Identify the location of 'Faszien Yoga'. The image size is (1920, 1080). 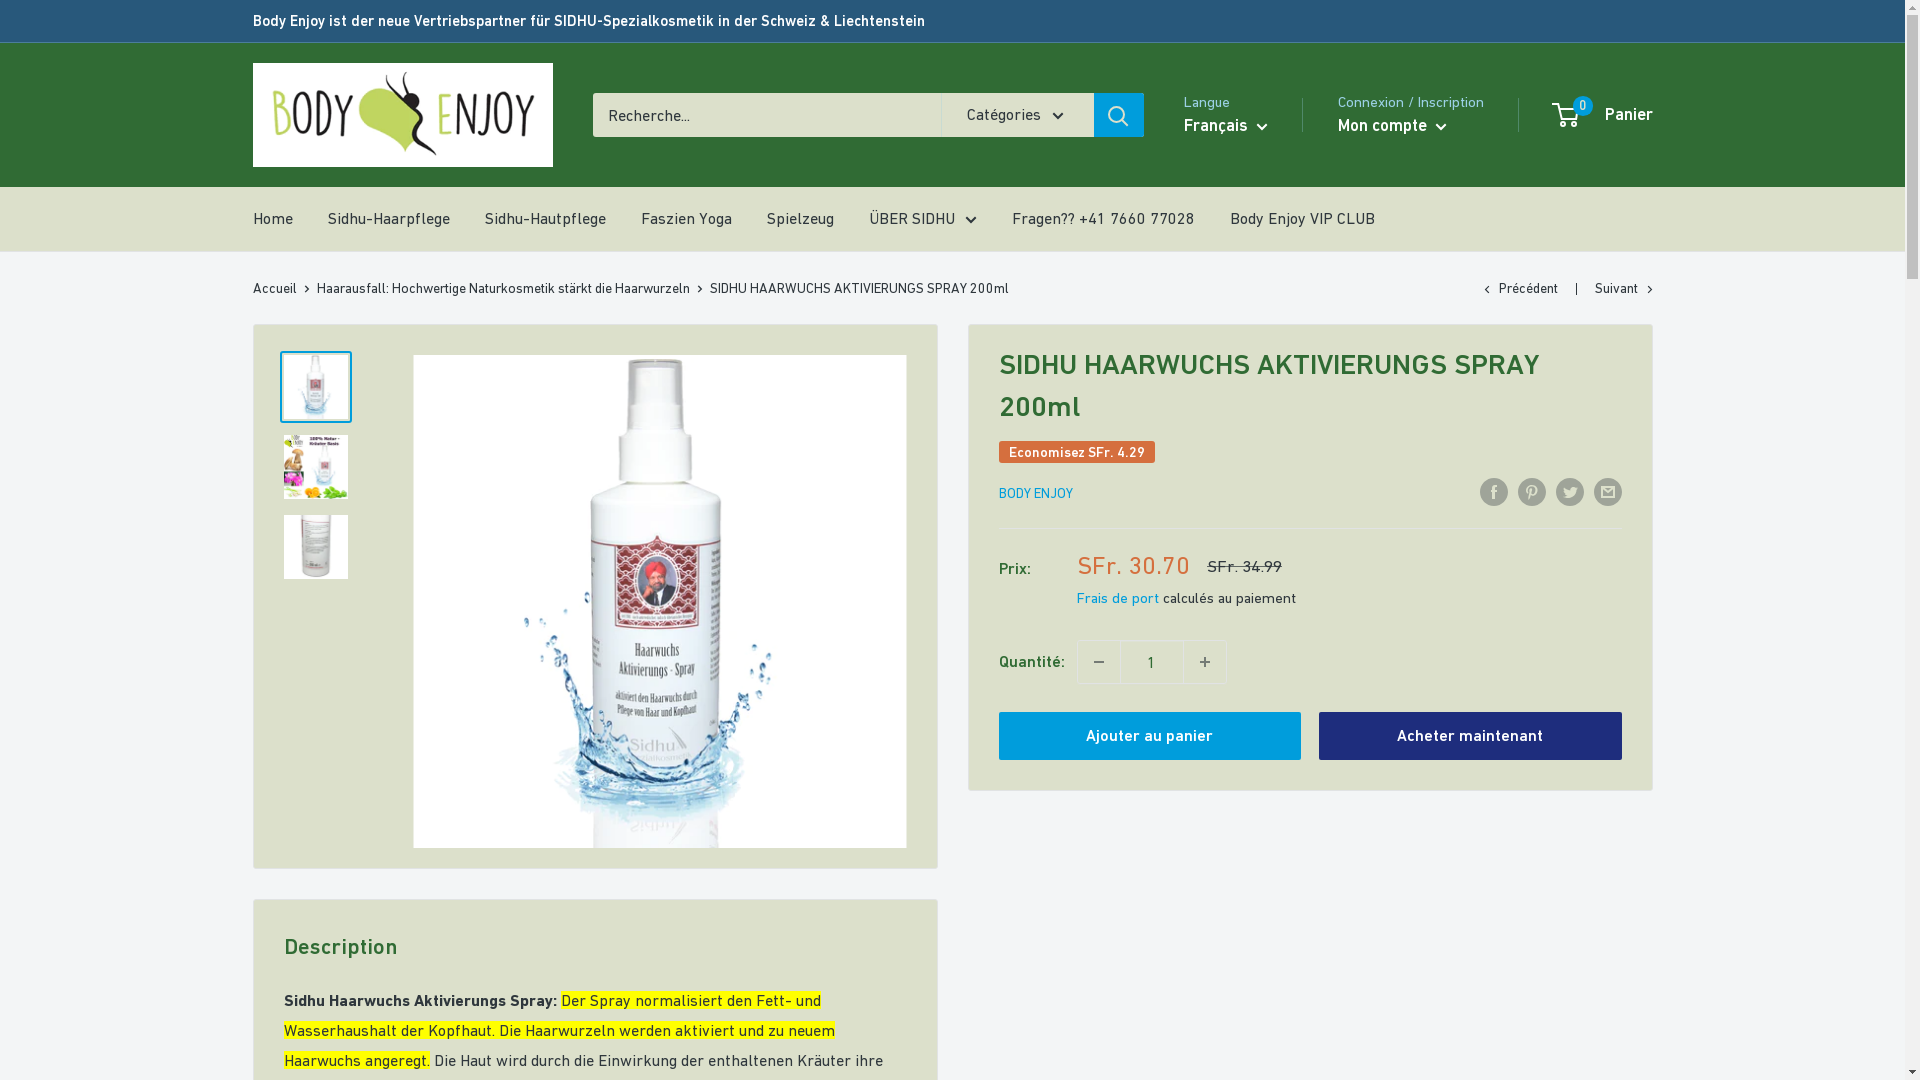
(685, 219).